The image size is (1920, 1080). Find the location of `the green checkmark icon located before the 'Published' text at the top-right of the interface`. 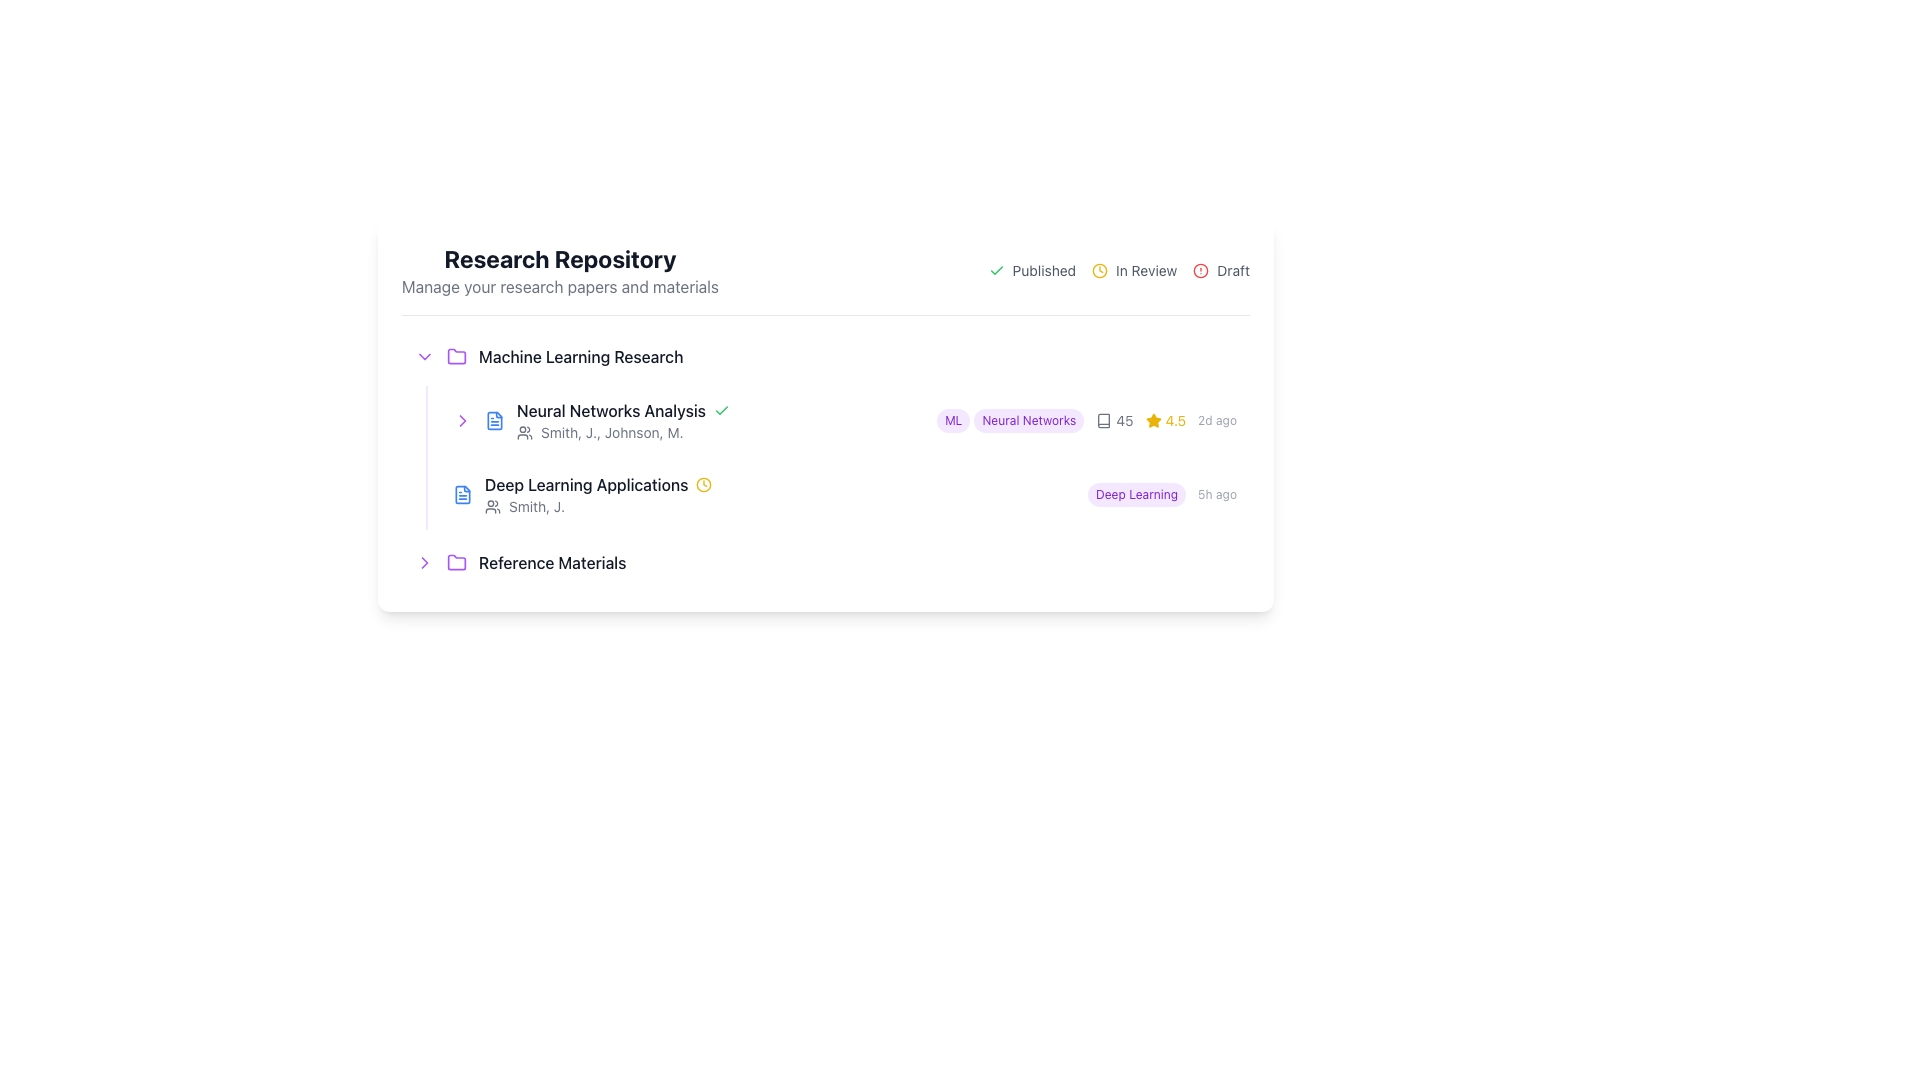

the green checkmark icon located before the 'Published' text at the top-right of the interface is located at coordinates (996, 270).